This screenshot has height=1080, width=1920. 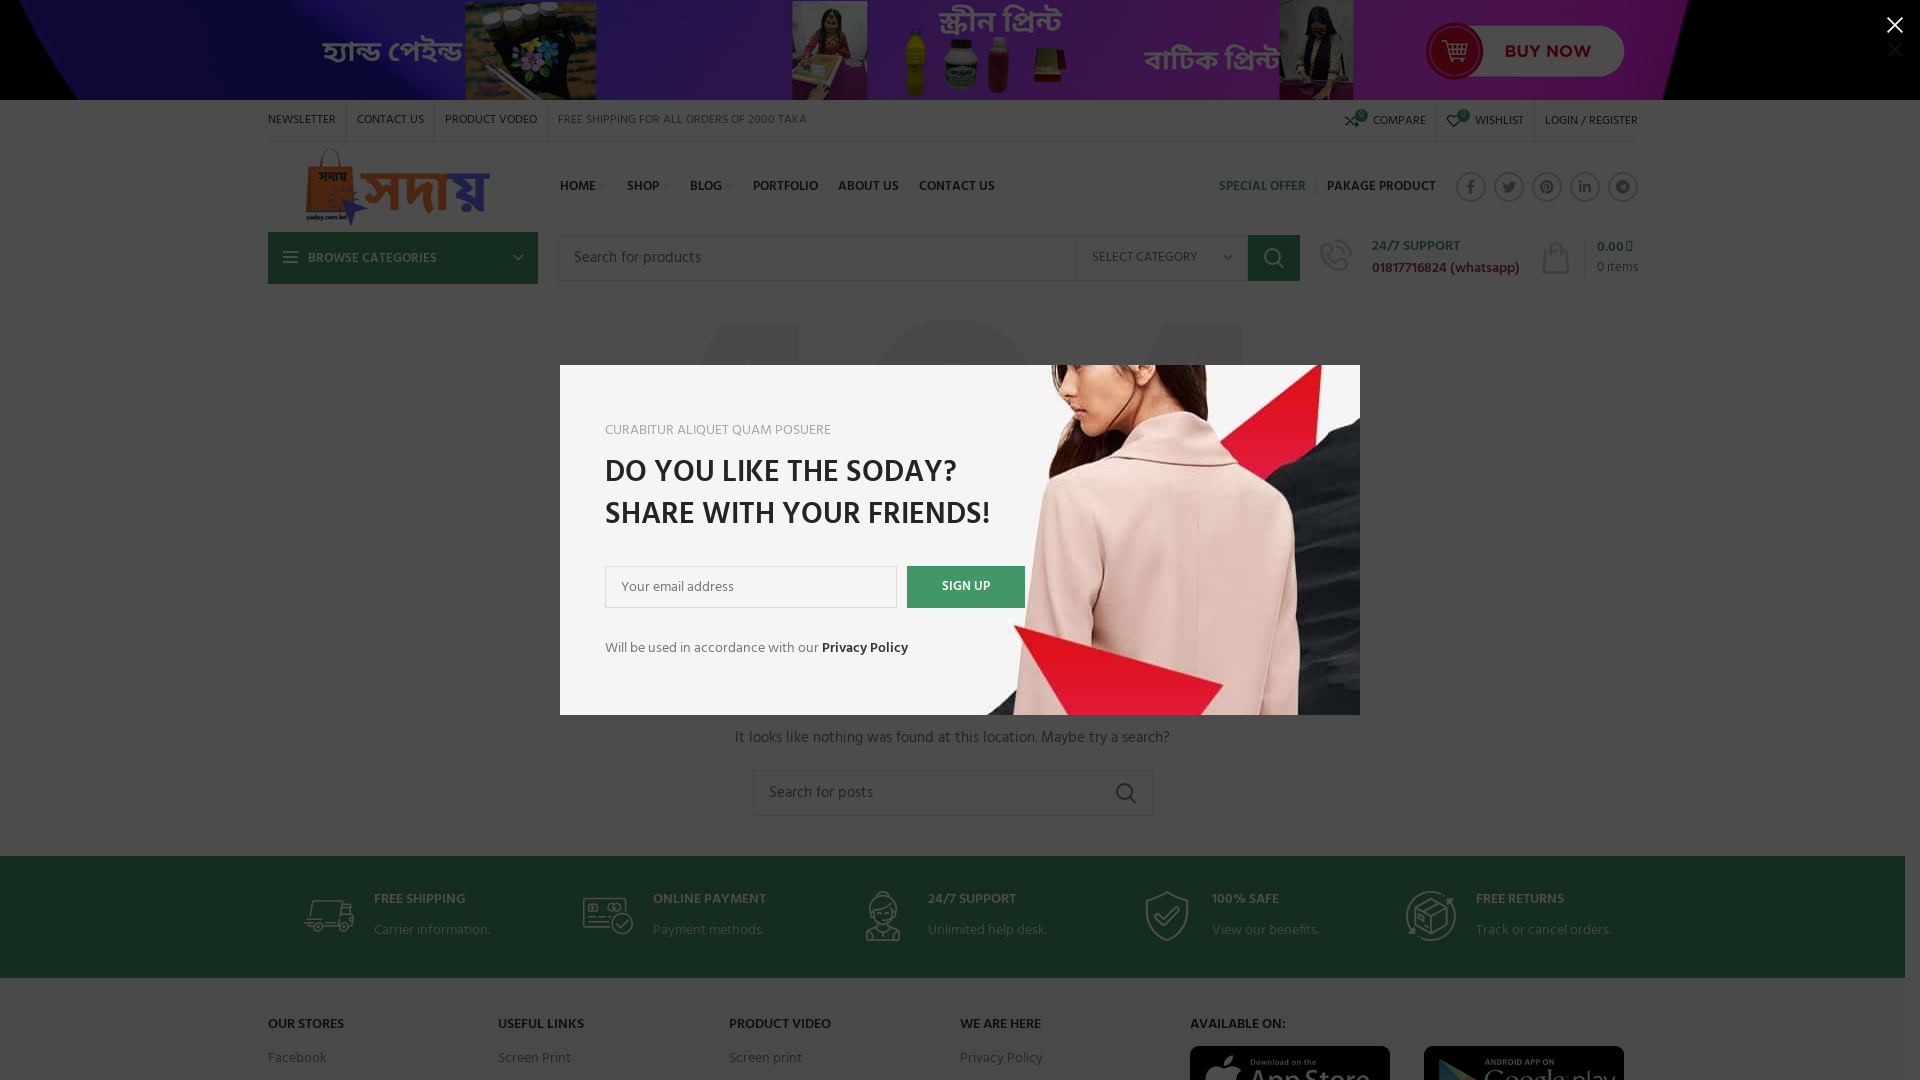 I want to click on 'FREE RETURNS, so click(x=1508, y=916).